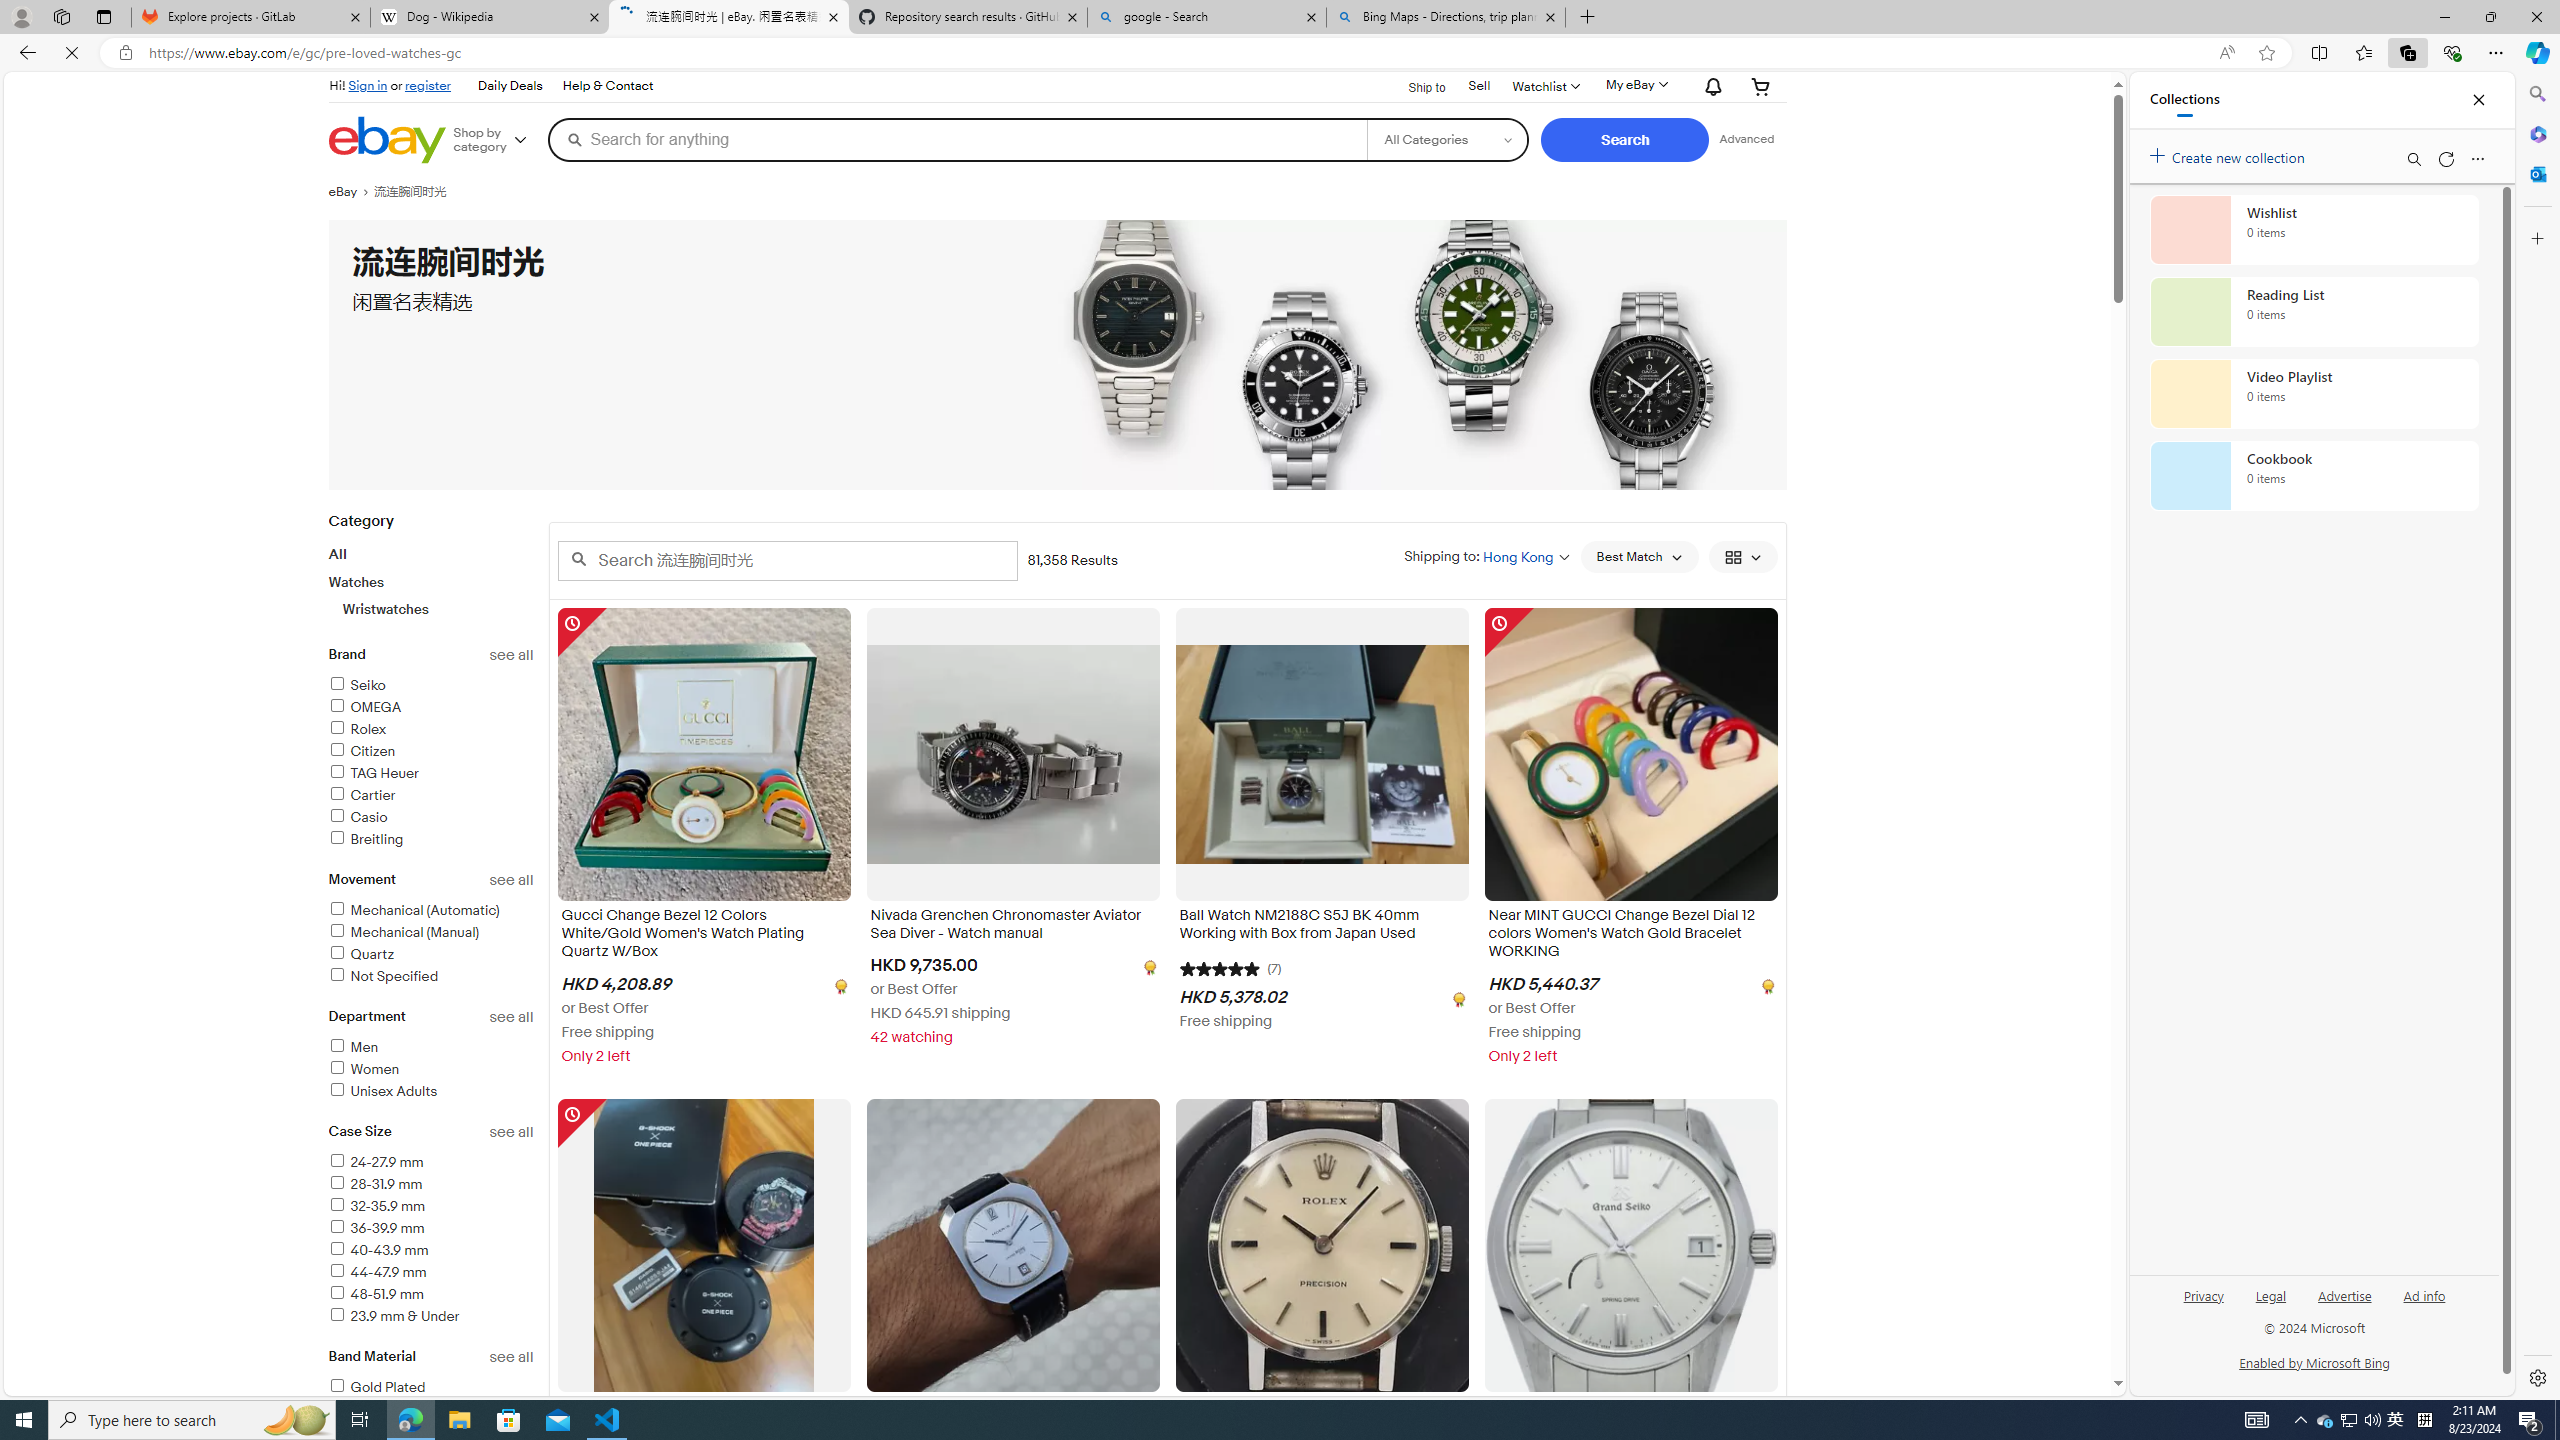  Describe the element at coordinates (509, 85) in the screenshot. I see `'Daily Deals'` at that location.